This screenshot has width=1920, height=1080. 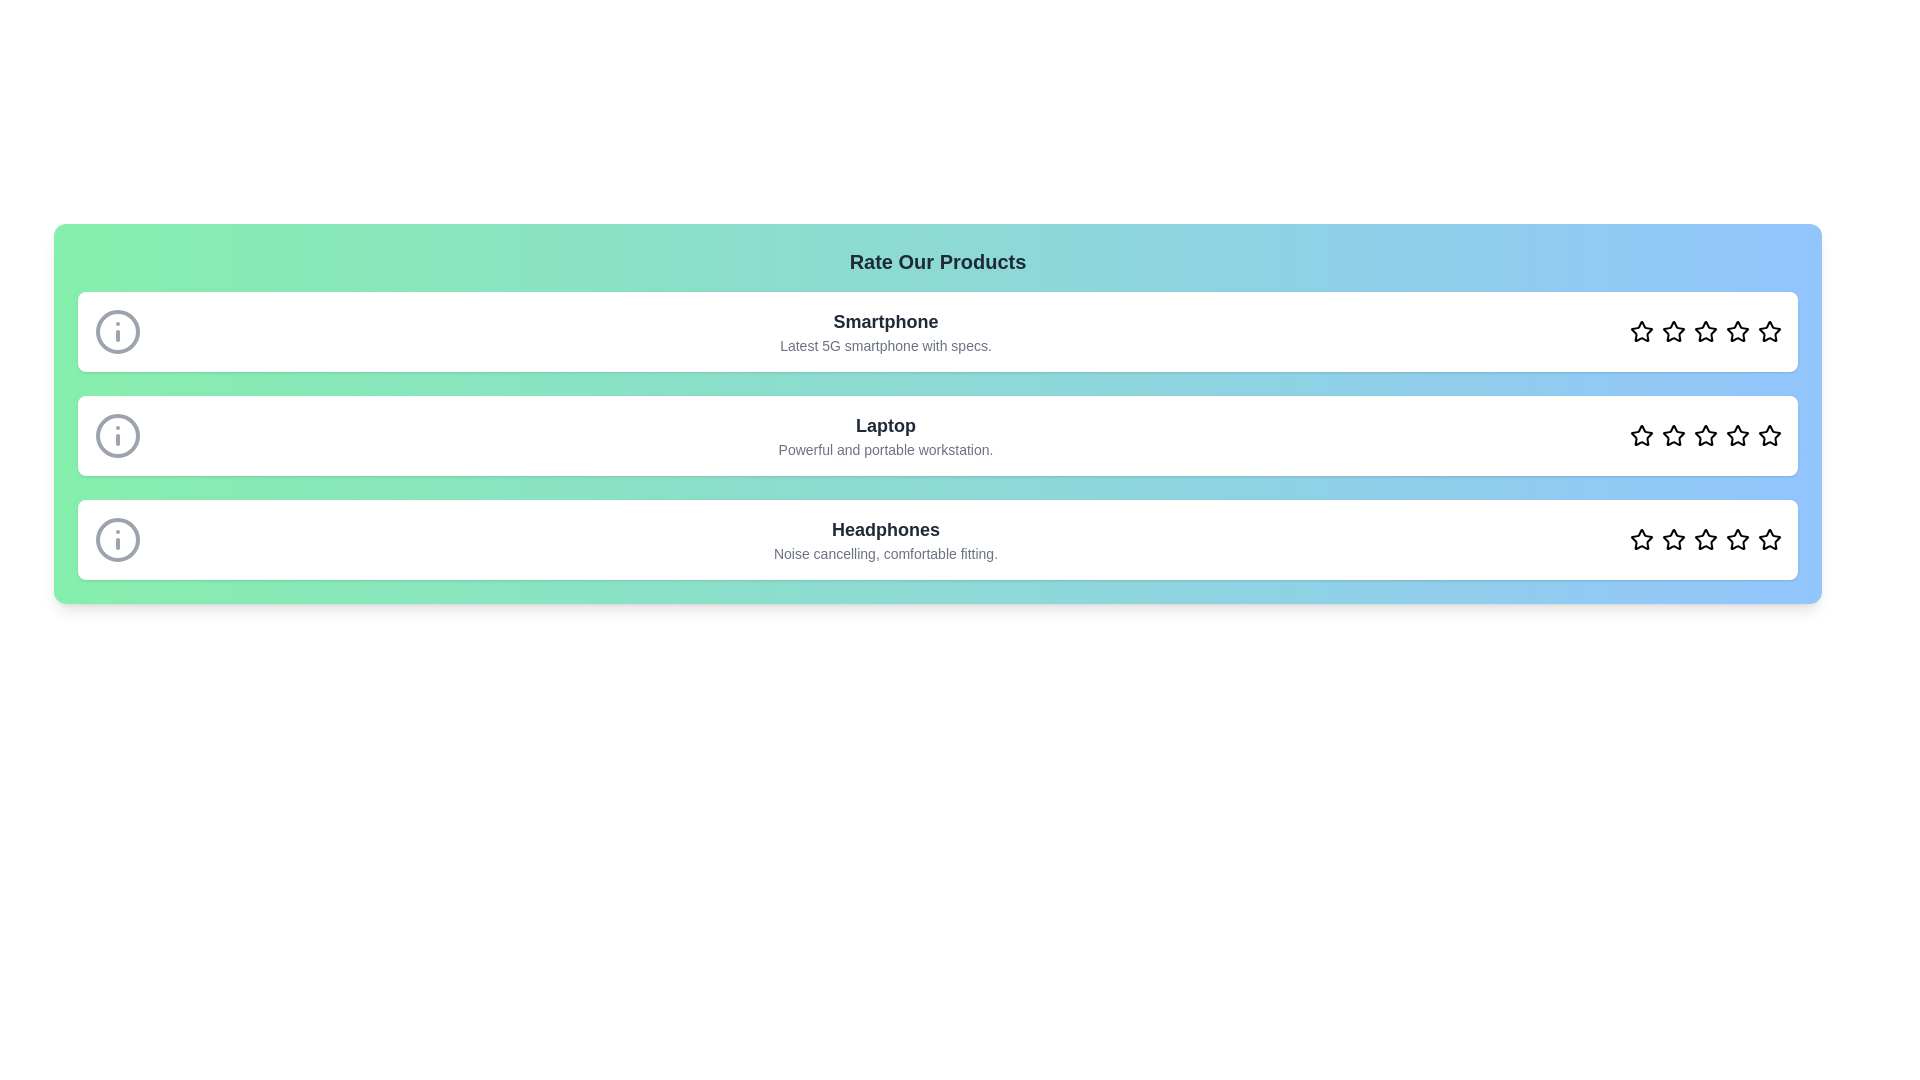 What do you see at coordinates (117, 540) in the screenshot?
I see `the Circular SVG graphic component` at bounding box center [117, 540].